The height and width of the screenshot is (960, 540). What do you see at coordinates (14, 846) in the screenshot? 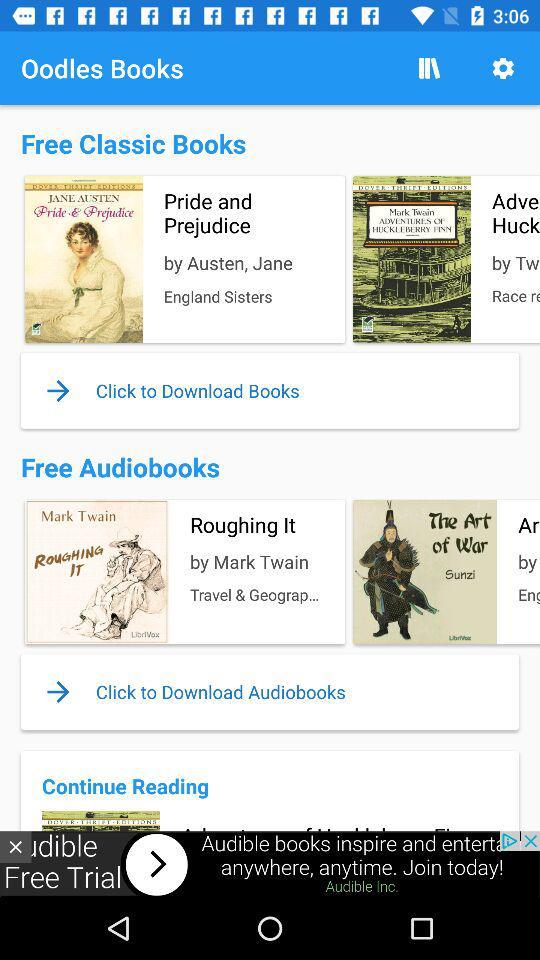
I see `the close icon` at bounding box center [14, 846].